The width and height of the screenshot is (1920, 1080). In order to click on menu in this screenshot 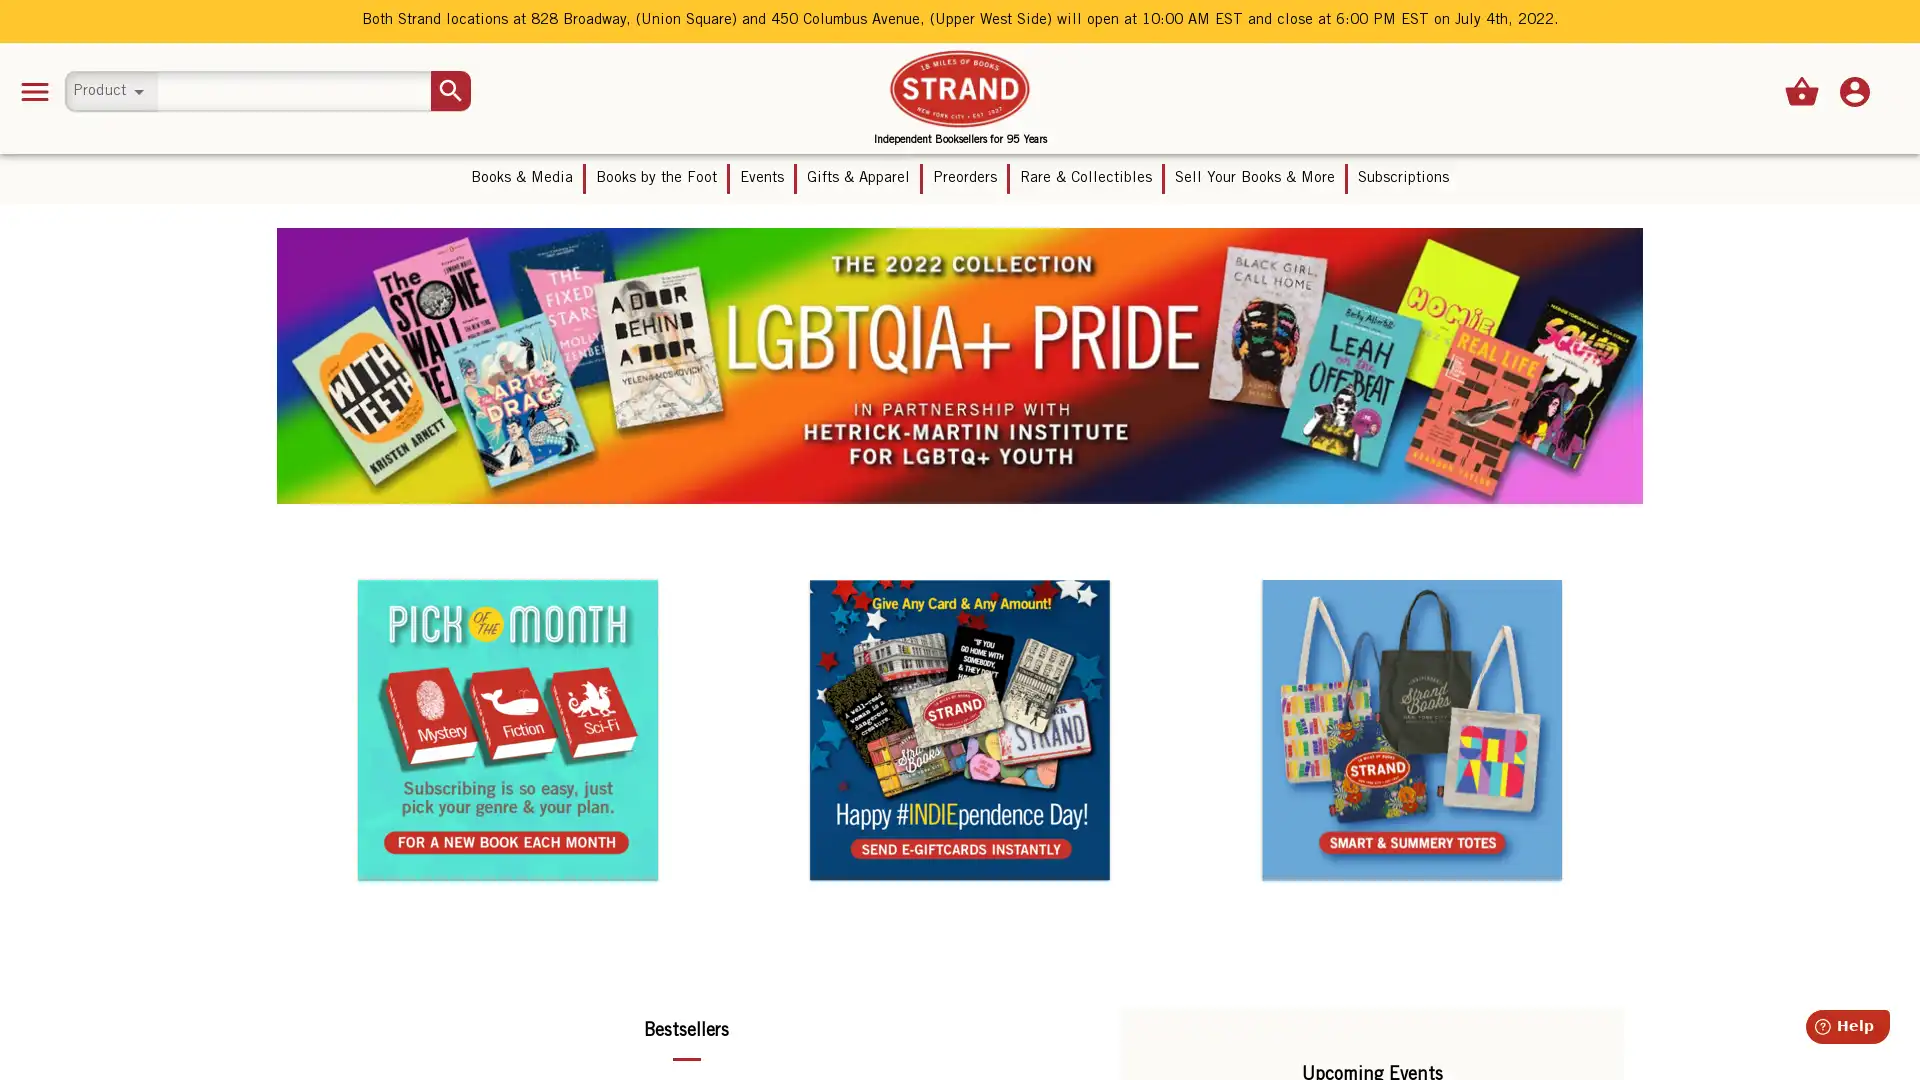, I will do `click(34, 91)`.